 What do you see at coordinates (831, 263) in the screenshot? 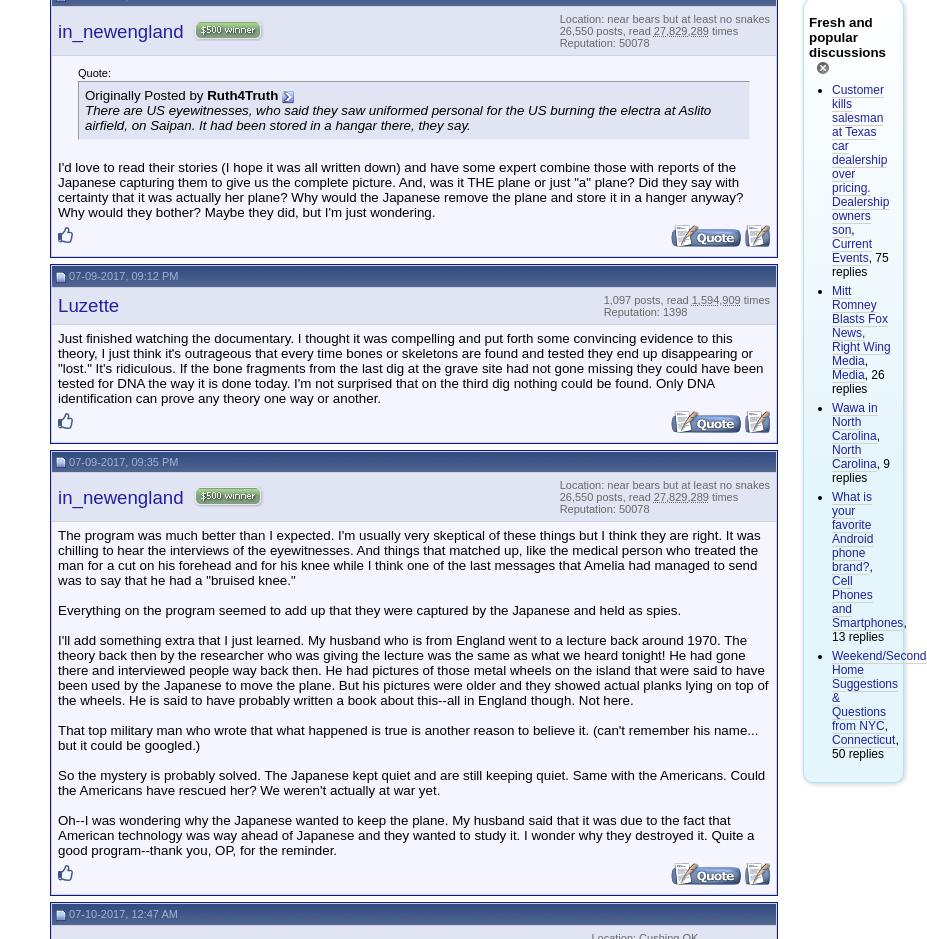
I see `', 75 replies'` at bounding box center [831, 263].